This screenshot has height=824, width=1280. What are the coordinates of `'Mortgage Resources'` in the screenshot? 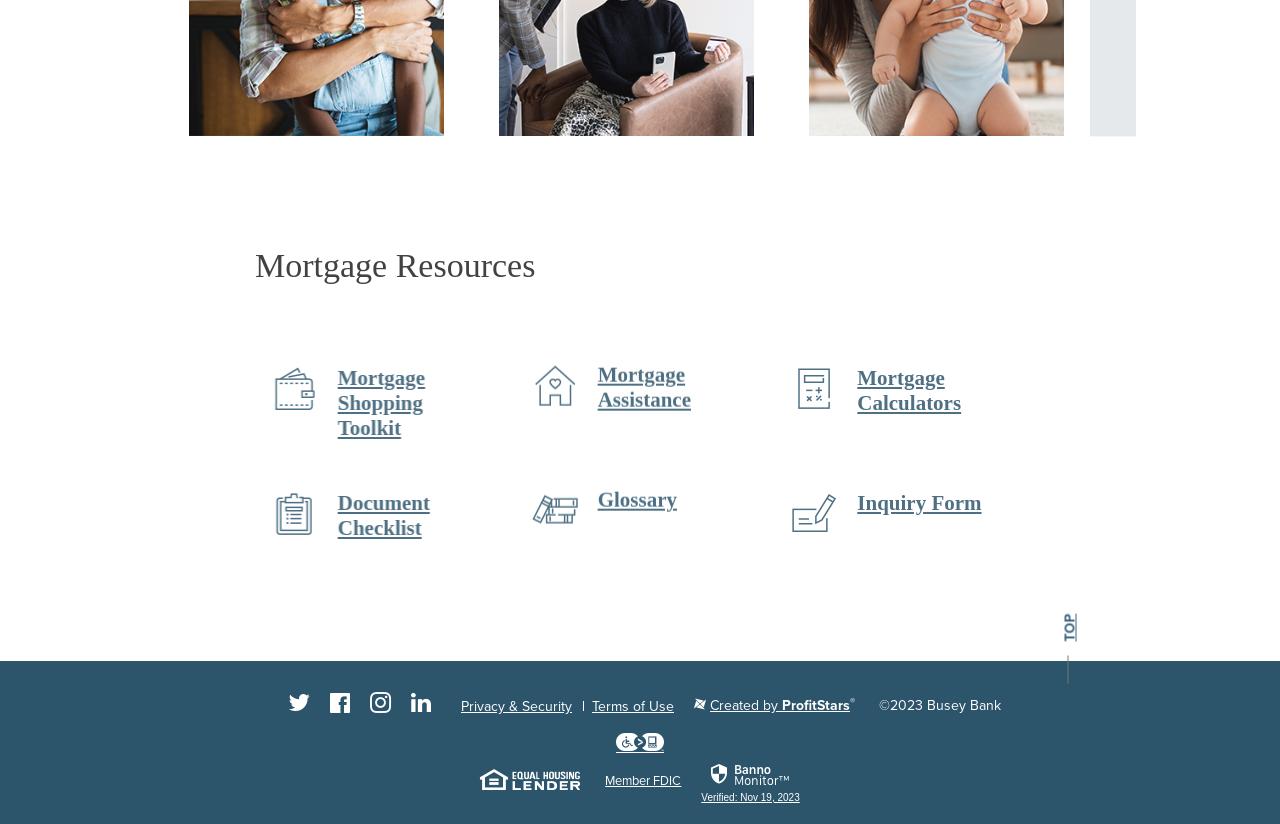 It's located at (394, 265).